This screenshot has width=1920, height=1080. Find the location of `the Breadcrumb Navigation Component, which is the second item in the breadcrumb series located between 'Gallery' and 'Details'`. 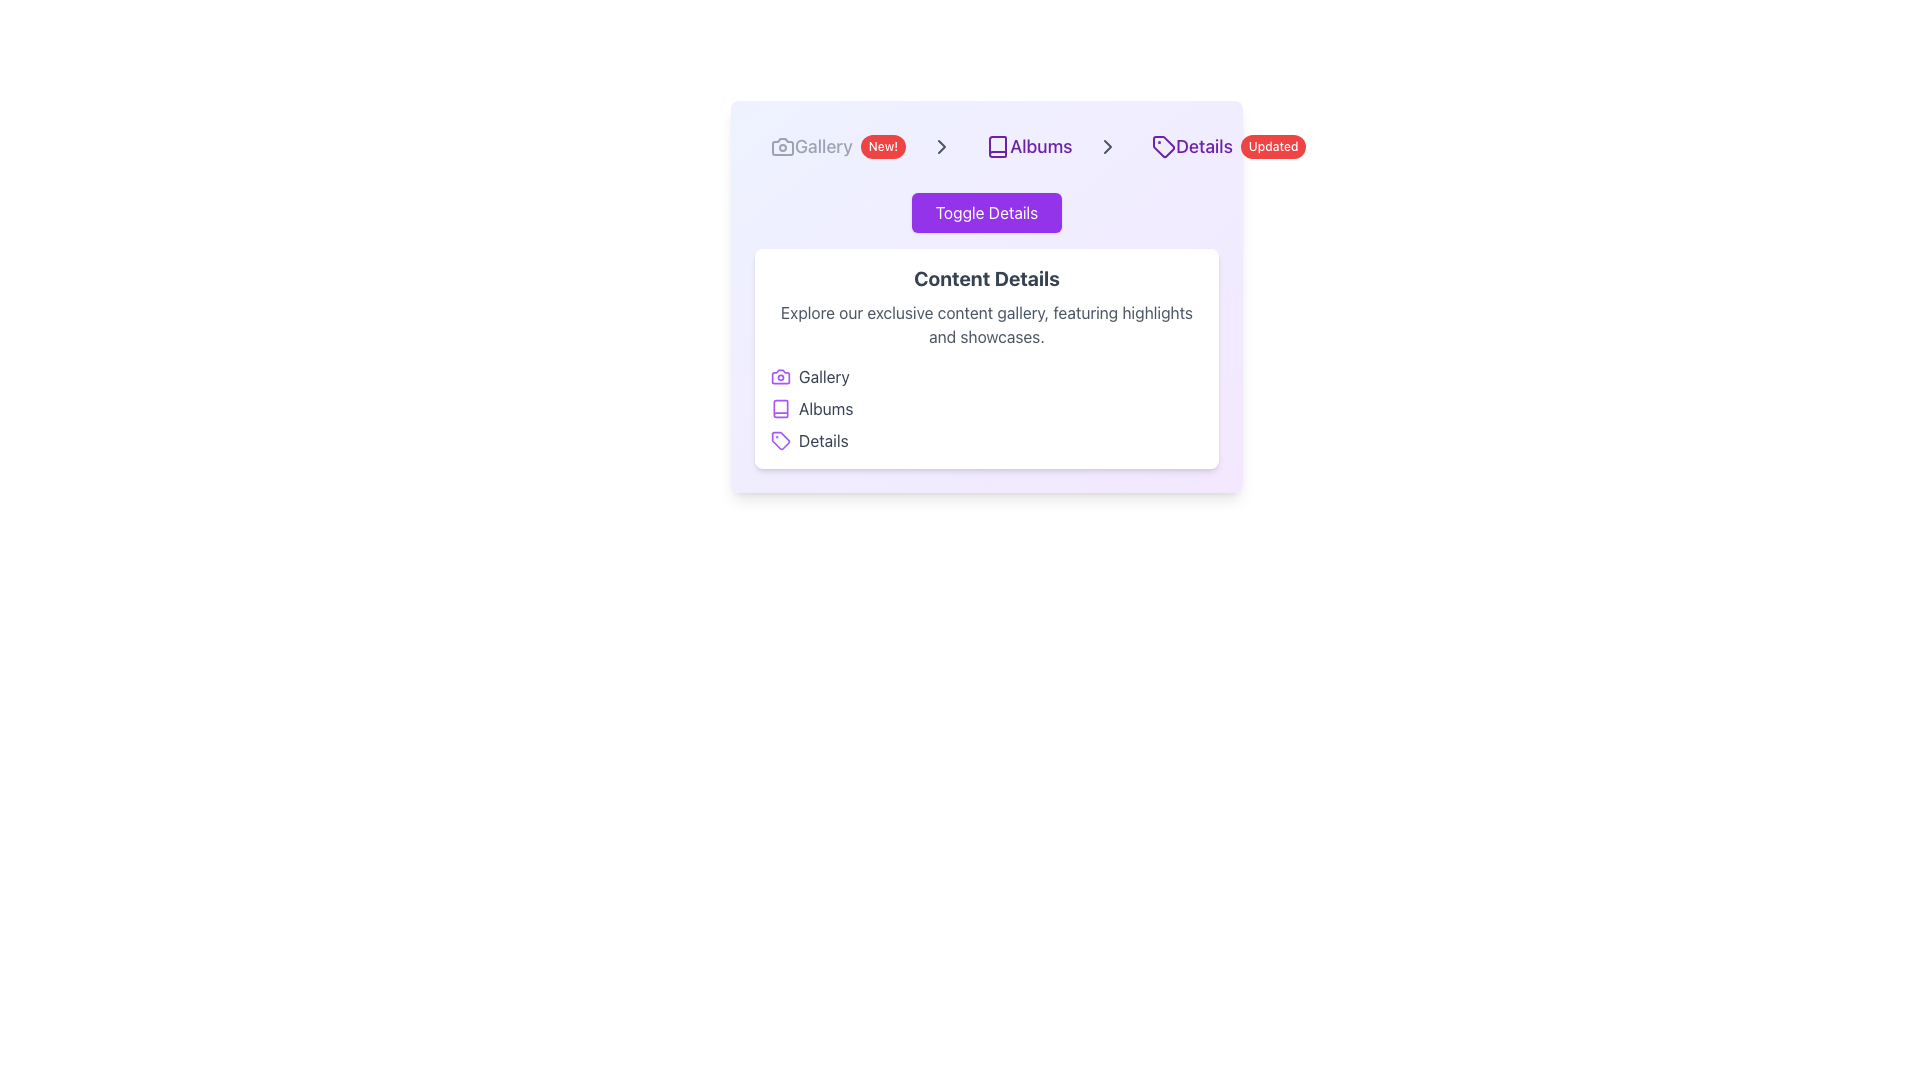

the Breadcrumb Navigation Component, which is the second item in the breadcrumb series located between 'Gallery' and 'Details' is located at coordinates (1044, 145).